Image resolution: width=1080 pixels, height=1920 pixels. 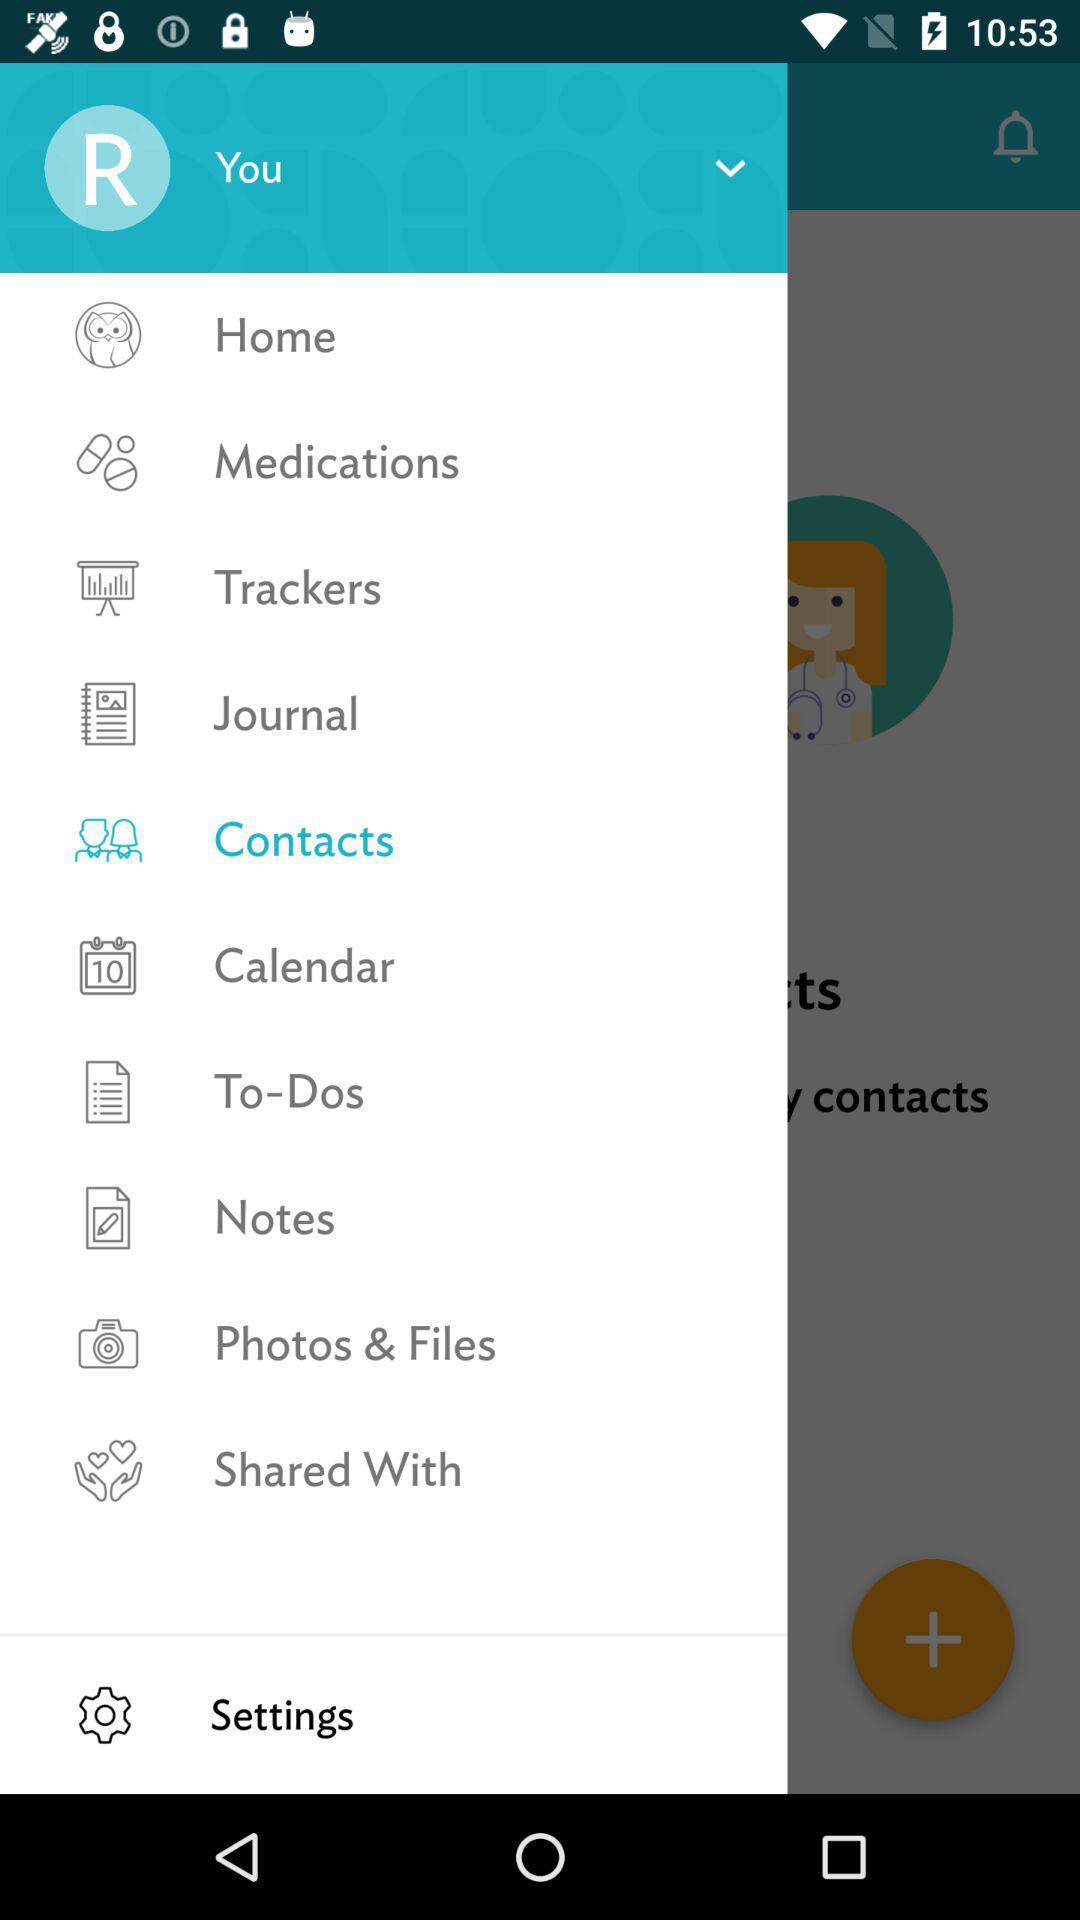 I want to click on icon next to contacts, so click(x=72, y=135).